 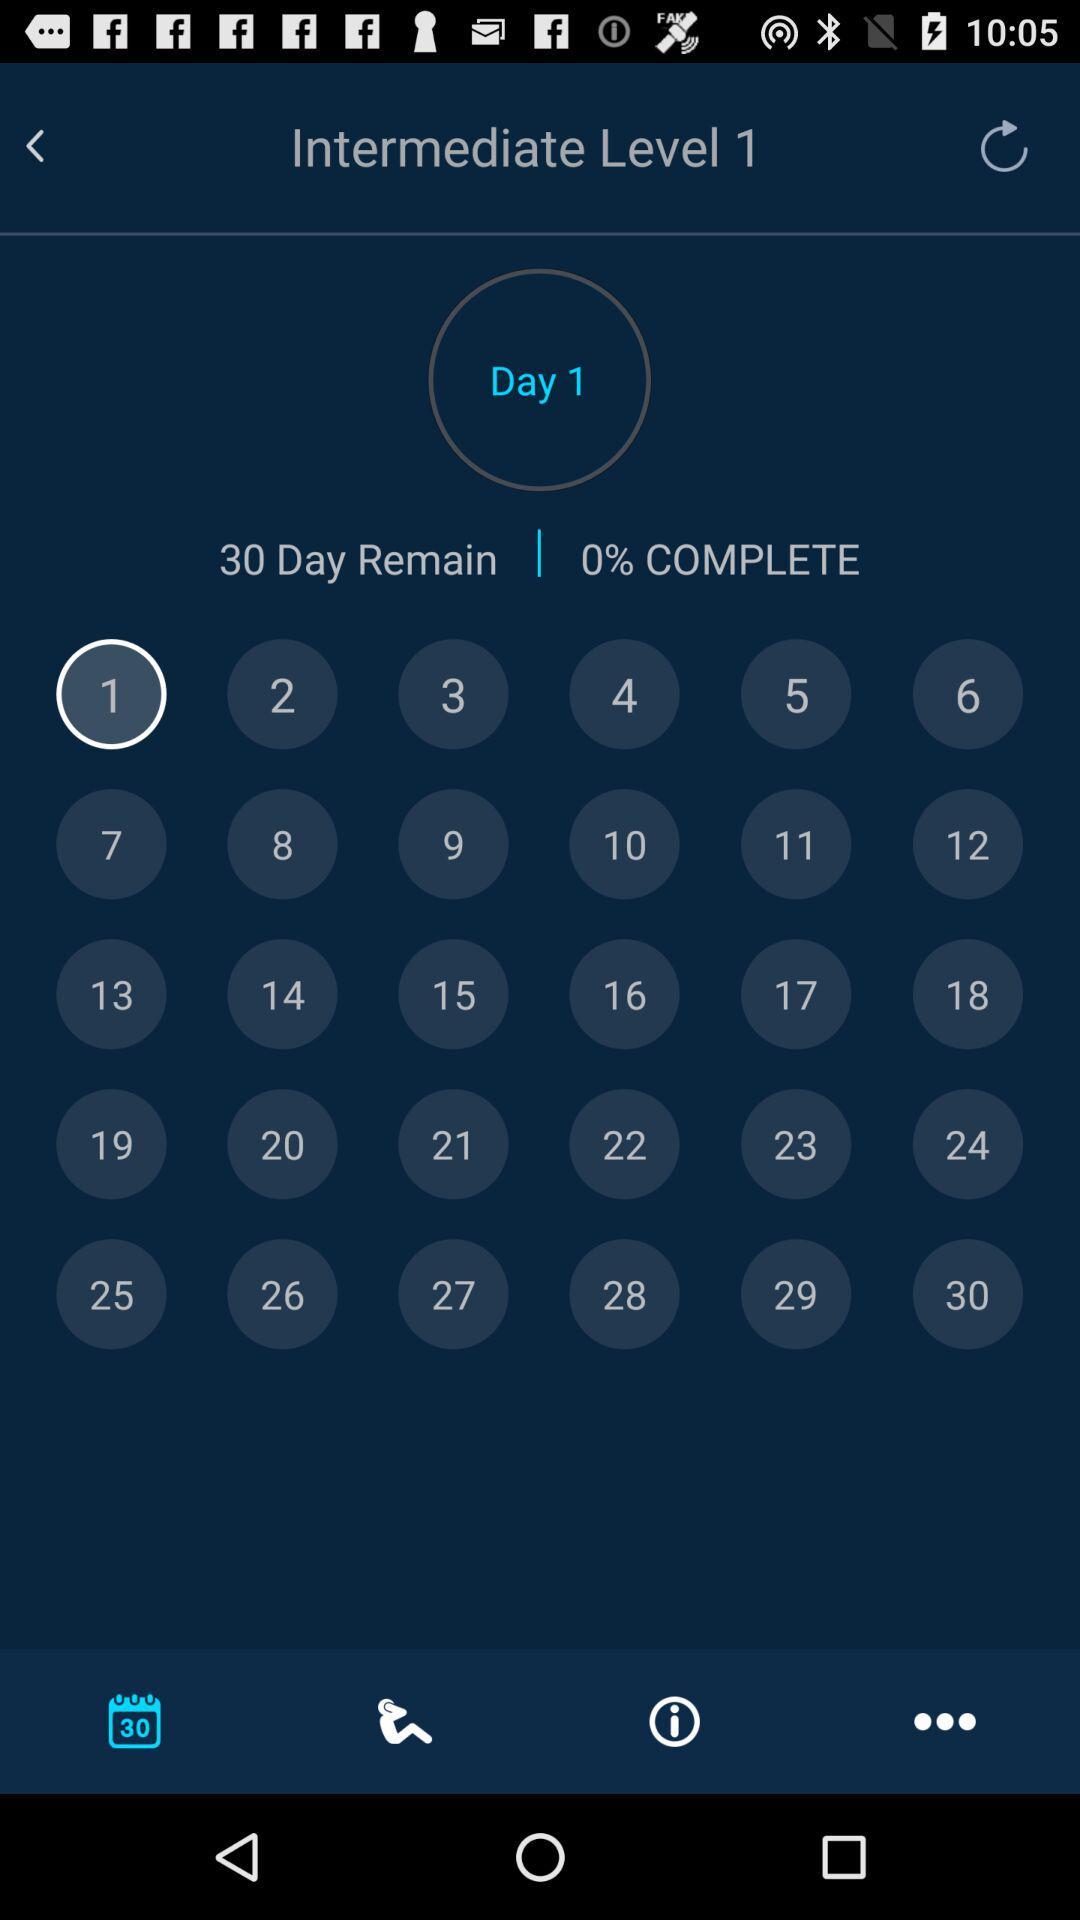 I want to click on number 6, so click(x=966, y=694).